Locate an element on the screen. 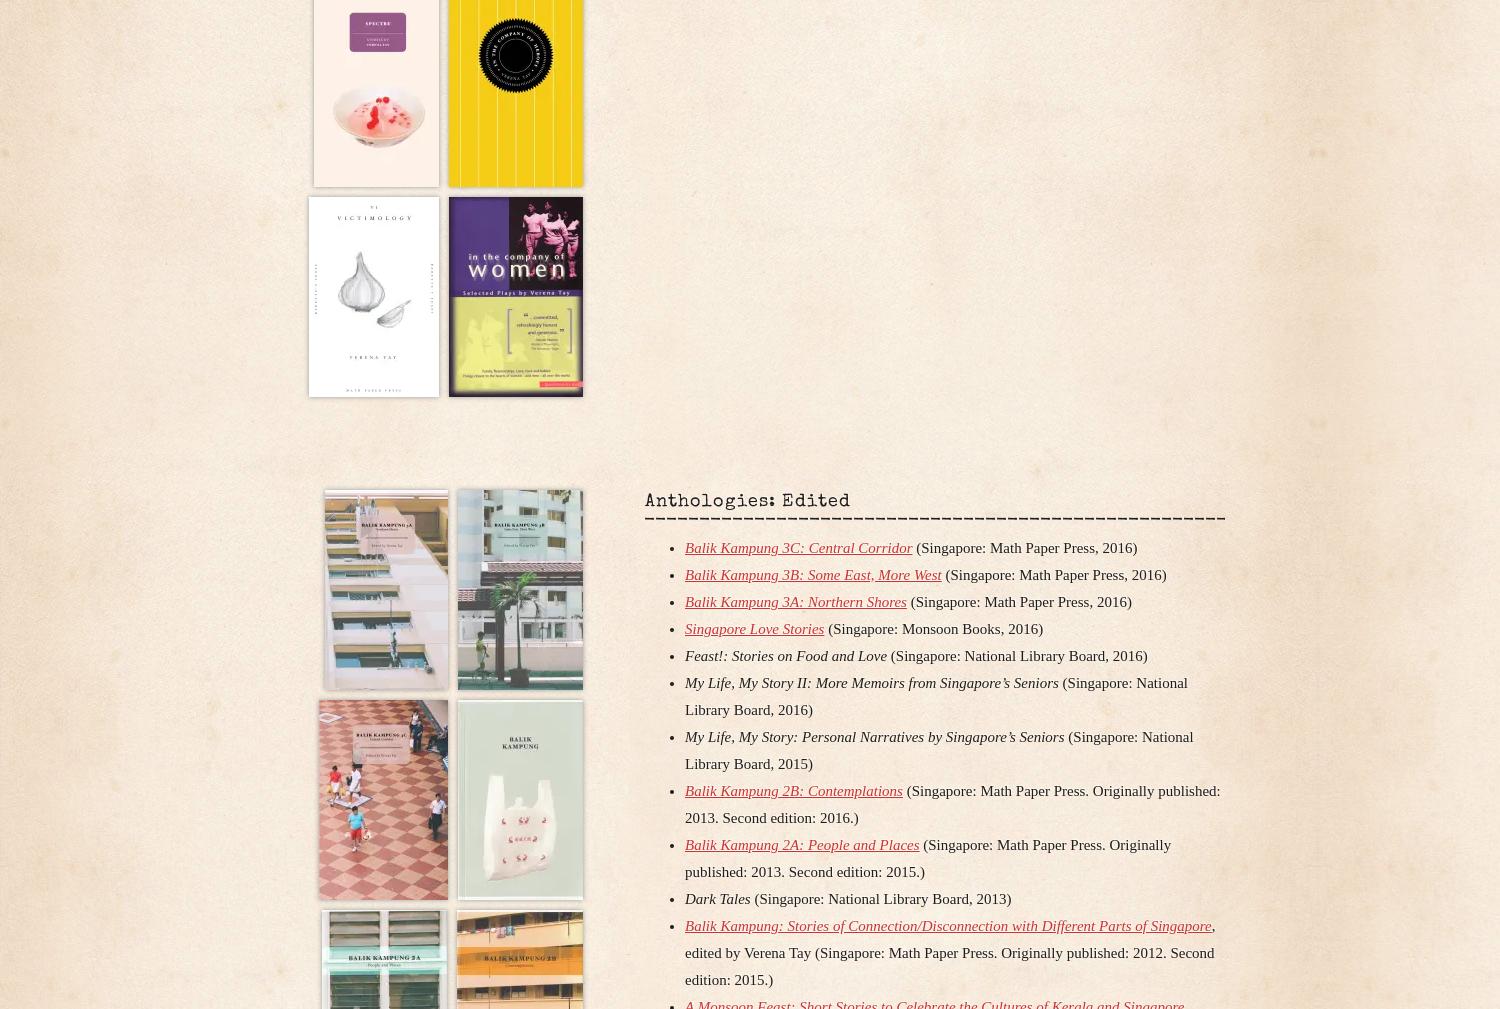  'Balik Kampung: Stories of Connection/Disconnection with Different Parts of Singapore' is located at coordinates (947, 924).